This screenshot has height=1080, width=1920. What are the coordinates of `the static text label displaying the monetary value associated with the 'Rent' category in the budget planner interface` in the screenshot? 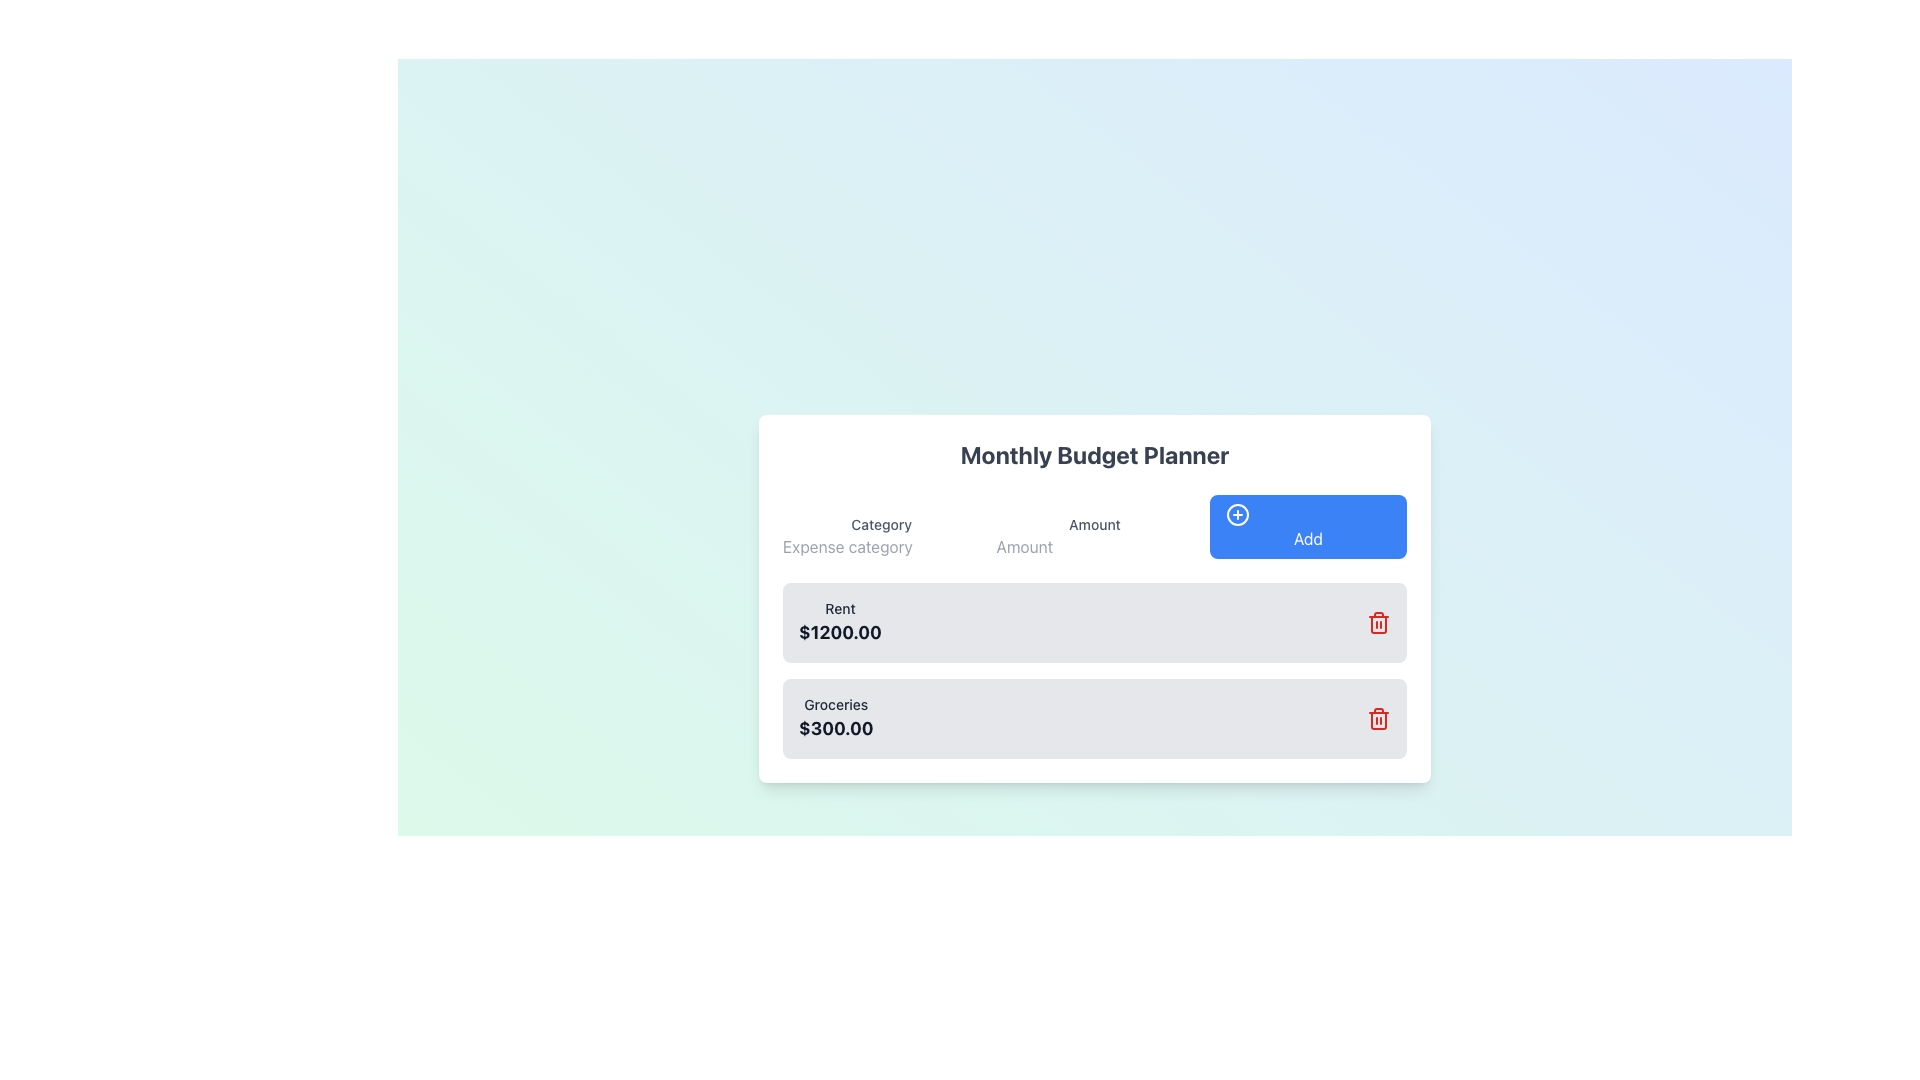 It's located at (840, 632).